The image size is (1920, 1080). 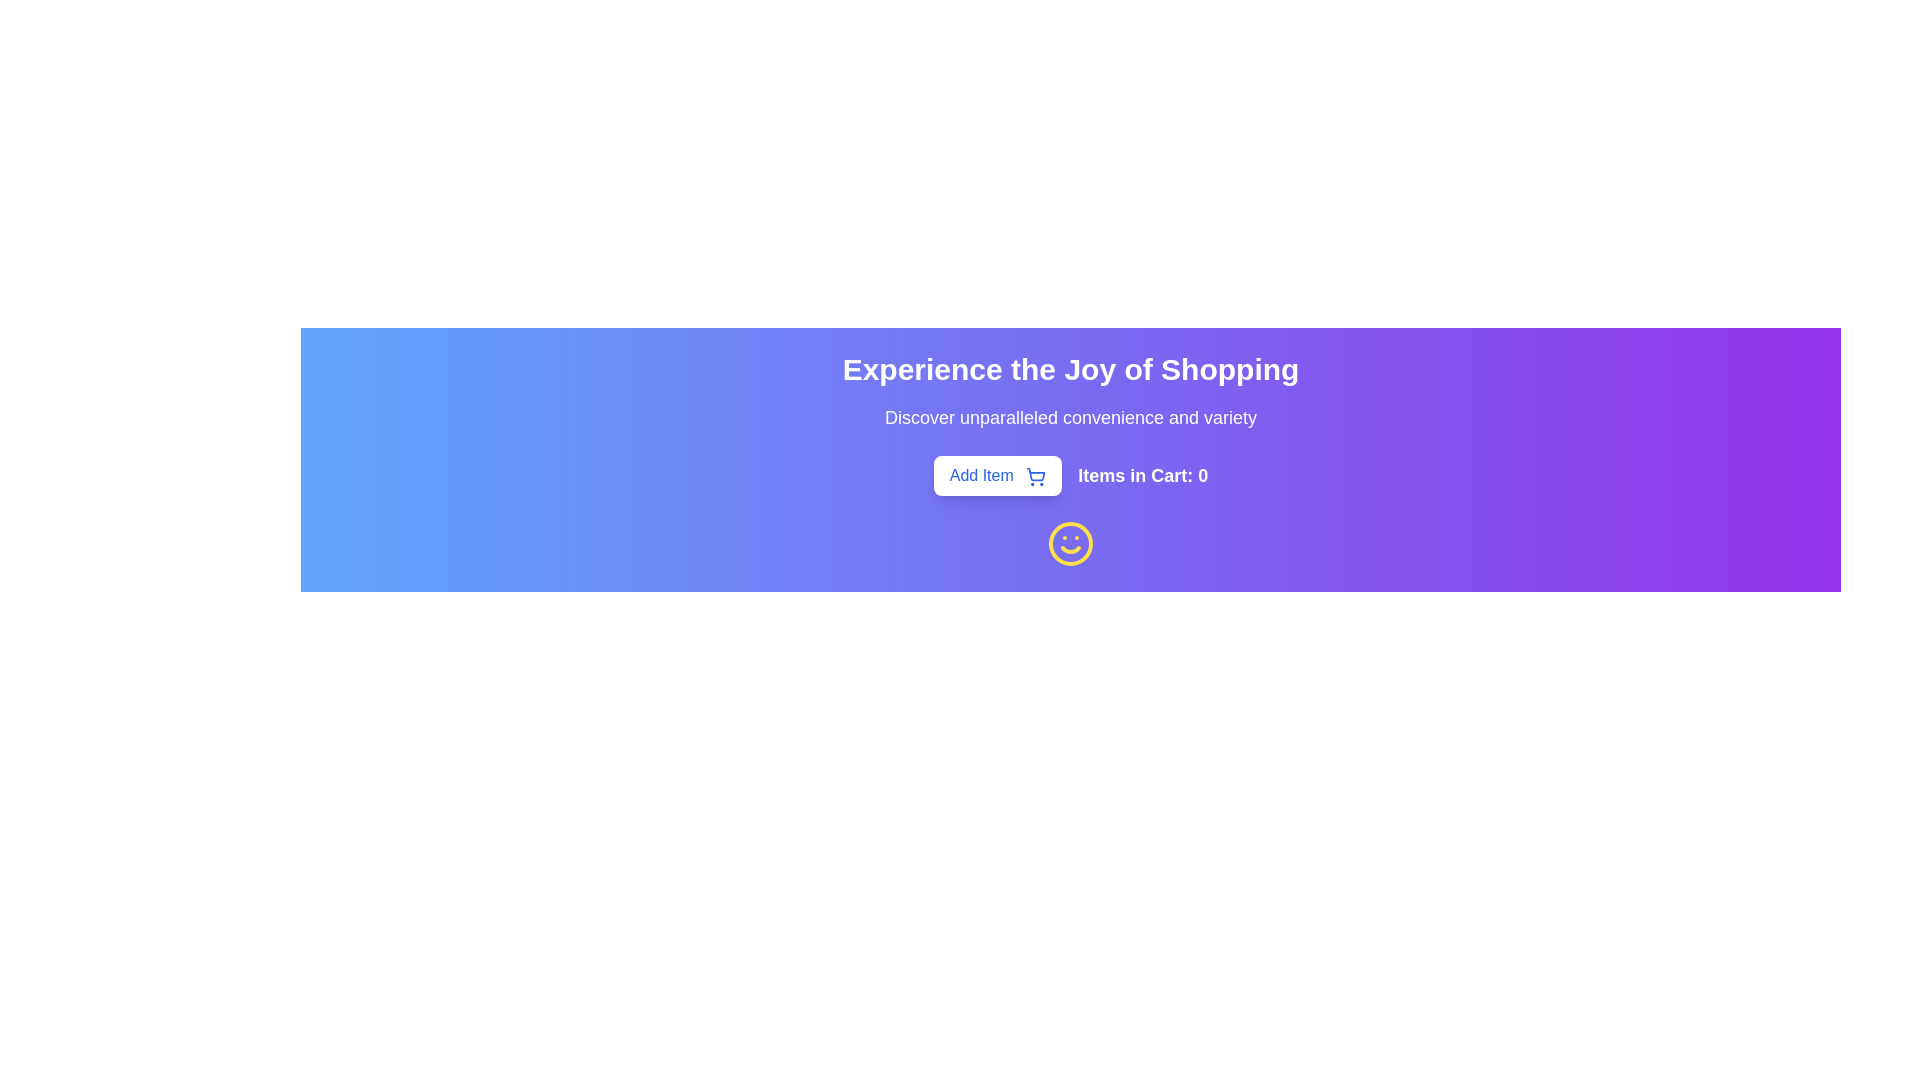 I want to click on the text displaying 'Discover unparalleled convenience and variety', which is located below the heading 'Experience the Joy of Shopping', so click(x=1069, y=416).